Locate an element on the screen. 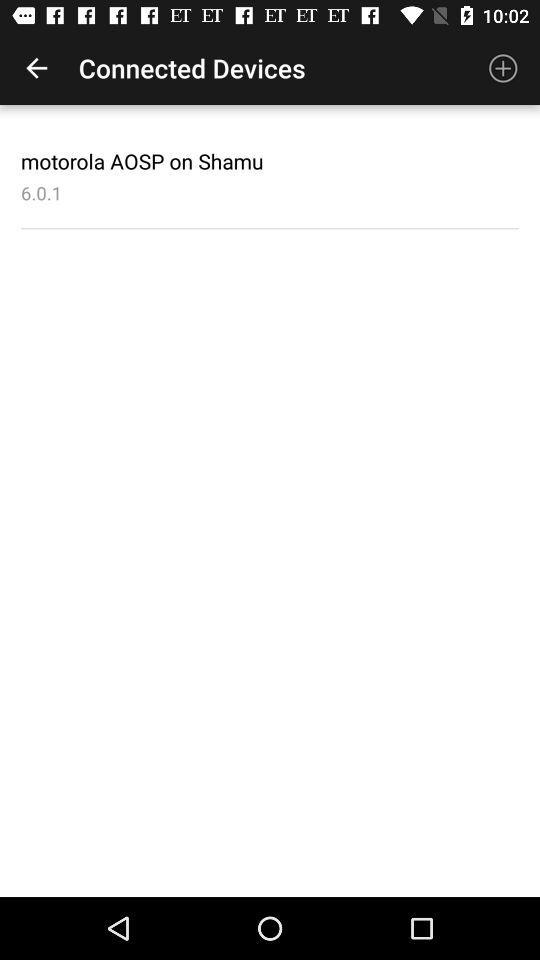  the item next to the connected devices icon is located at coordinates (502, 68).